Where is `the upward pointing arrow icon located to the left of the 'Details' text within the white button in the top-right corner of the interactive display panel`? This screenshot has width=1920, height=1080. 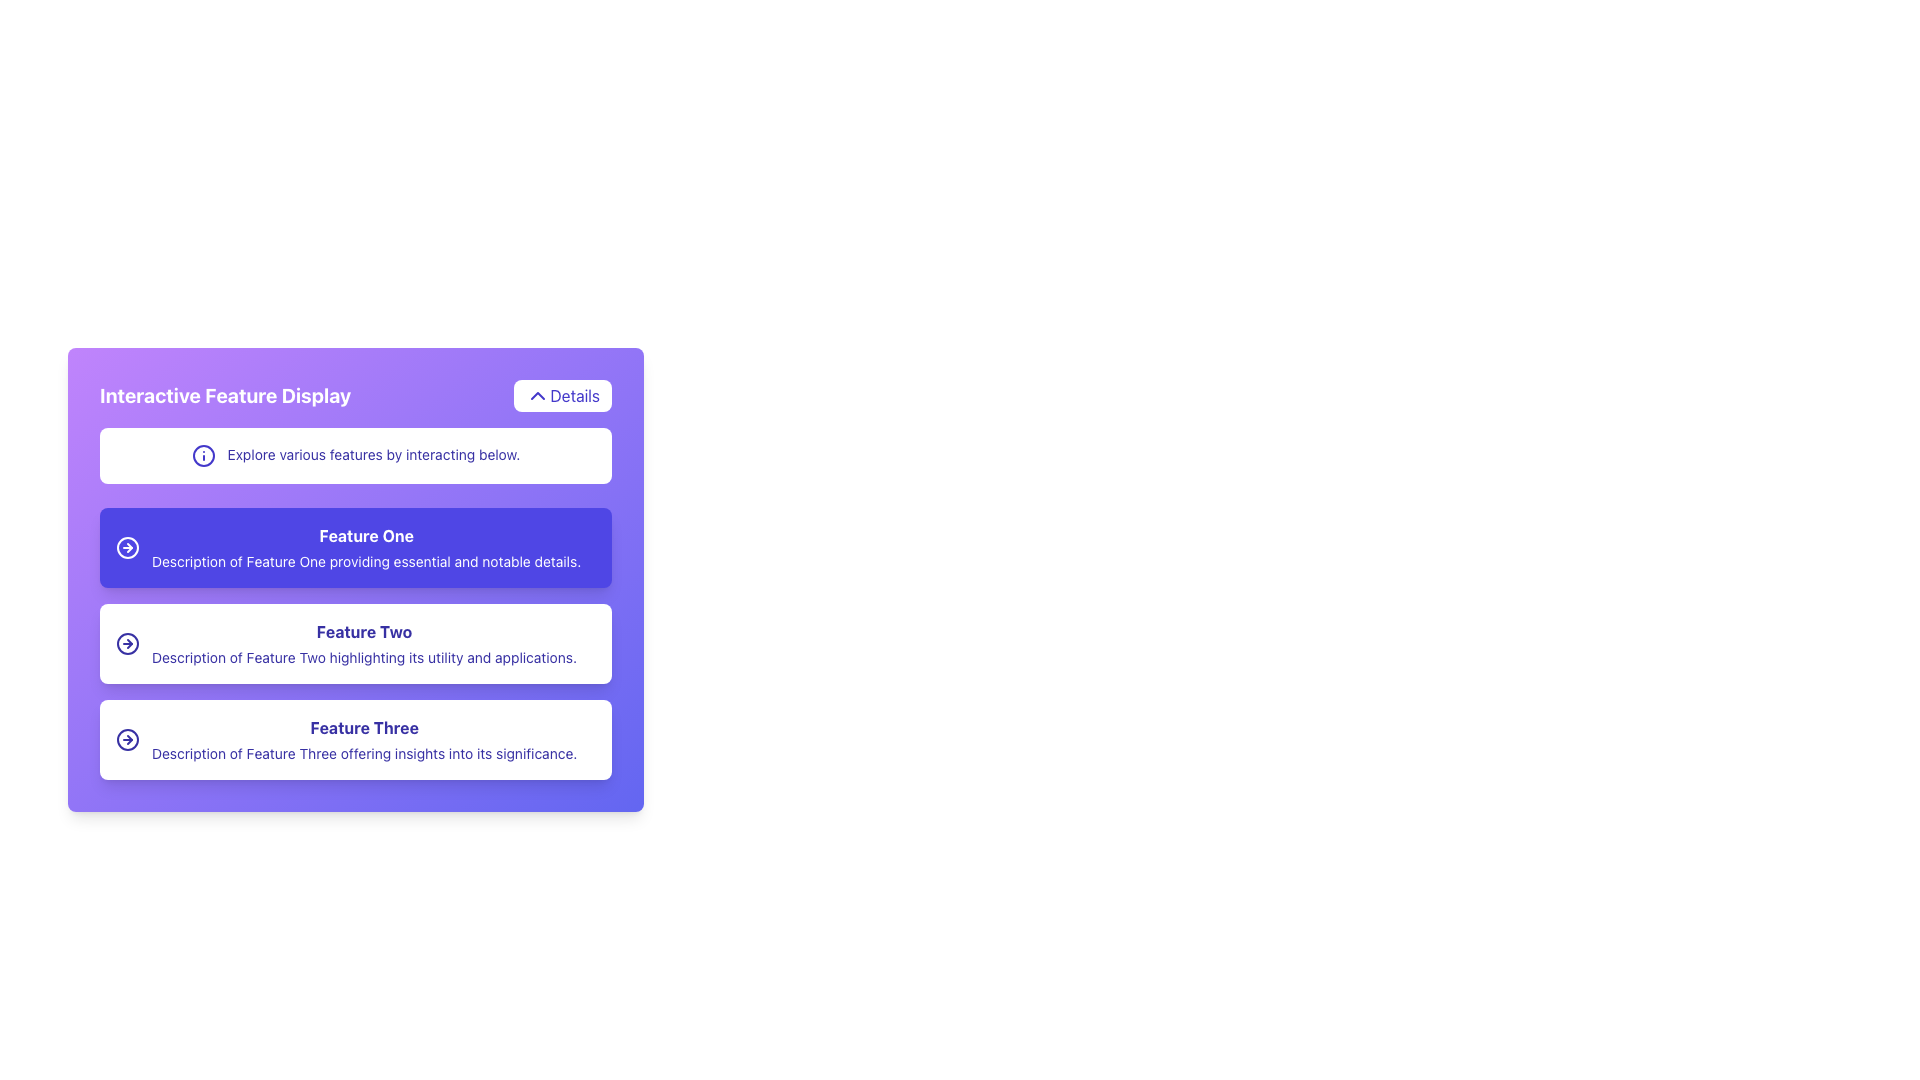
the upward pointing arrow icon located to the left of the 'Details' text within the white button in the top-right corner of the interactive display panel is located at coordinates (538, 396).